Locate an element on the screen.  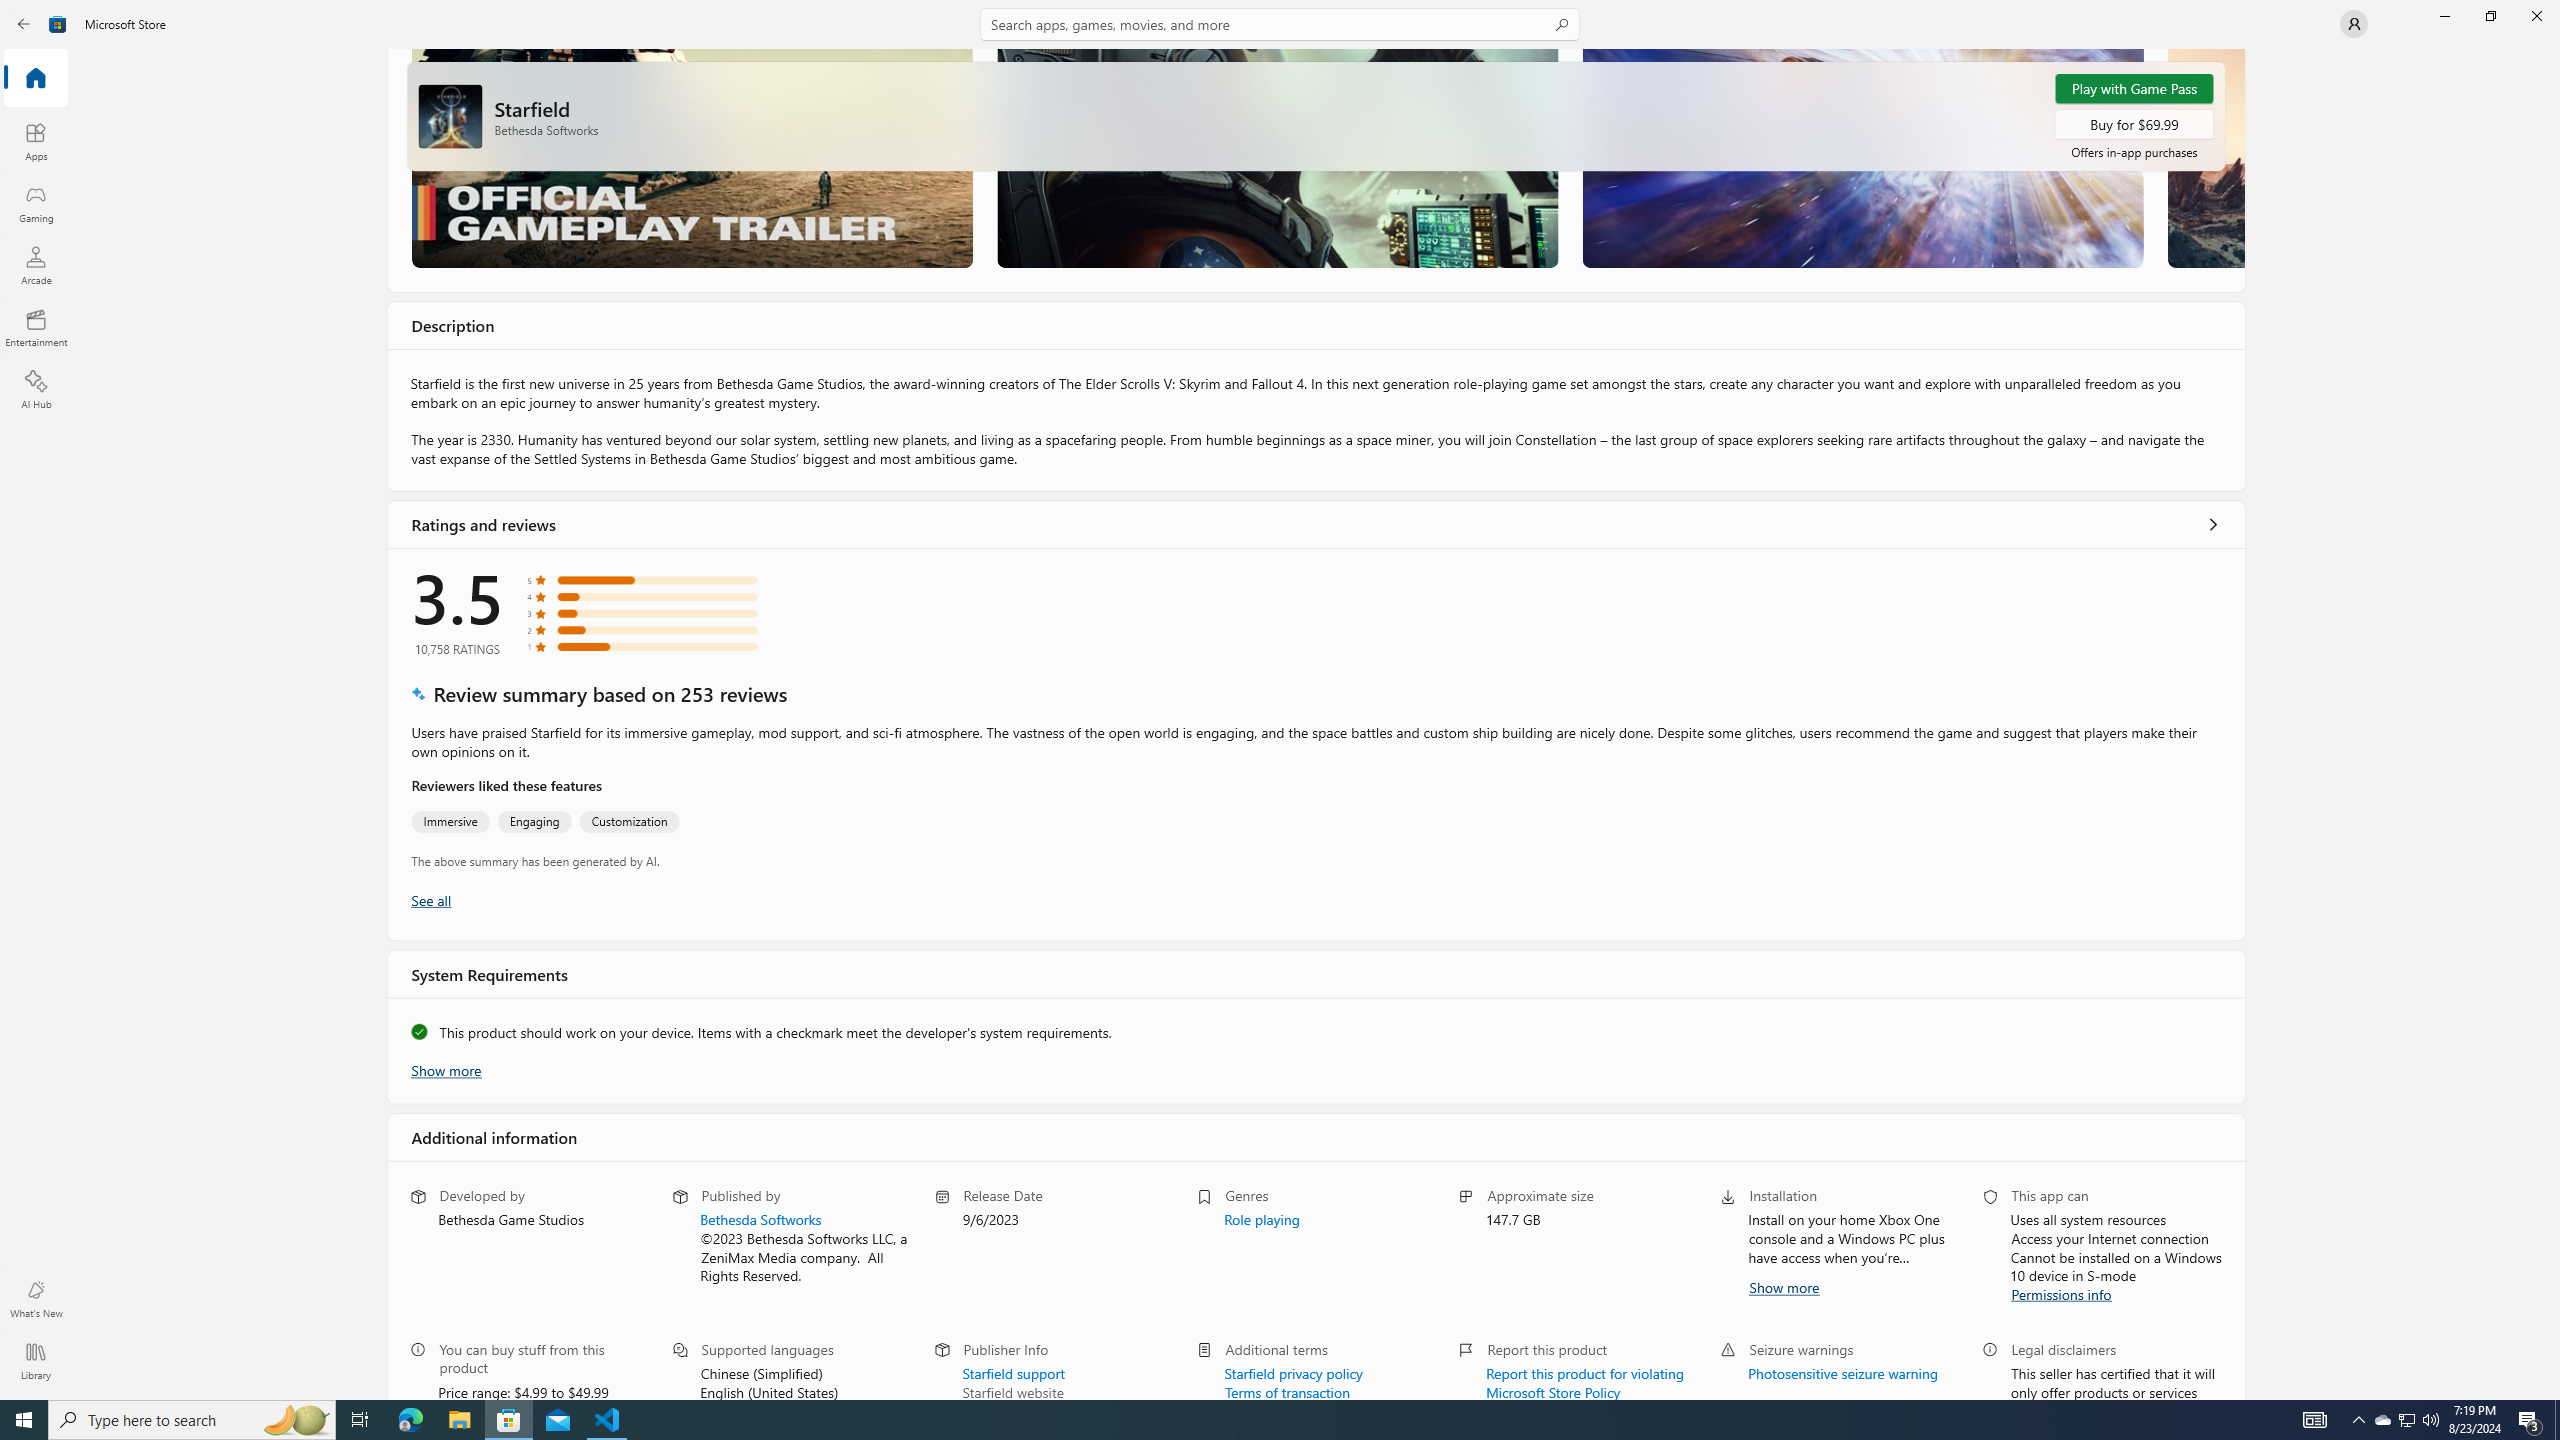
'Gameplay Trailer' is located at coordinates (692, 157).